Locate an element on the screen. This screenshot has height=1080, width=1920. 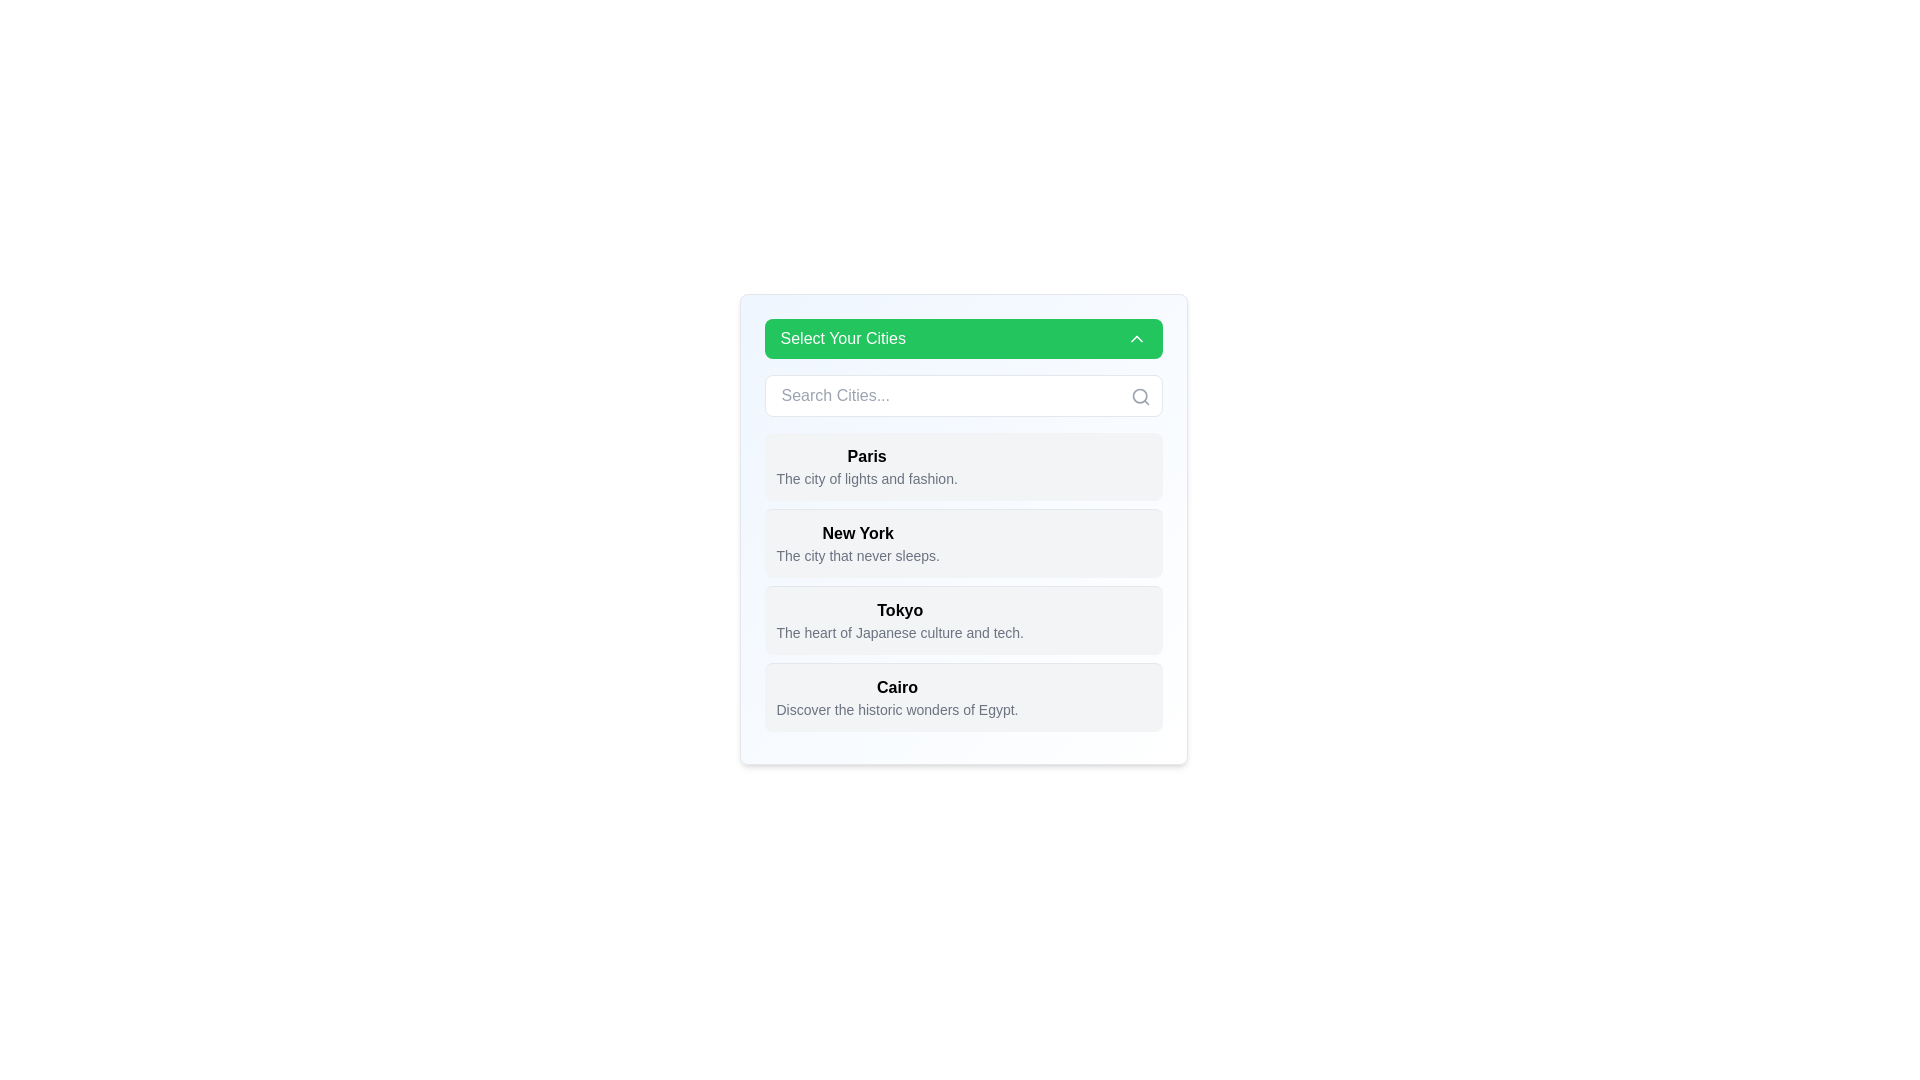
the heading or label representing the city 'Paris' is located at coordinates (867, 456).